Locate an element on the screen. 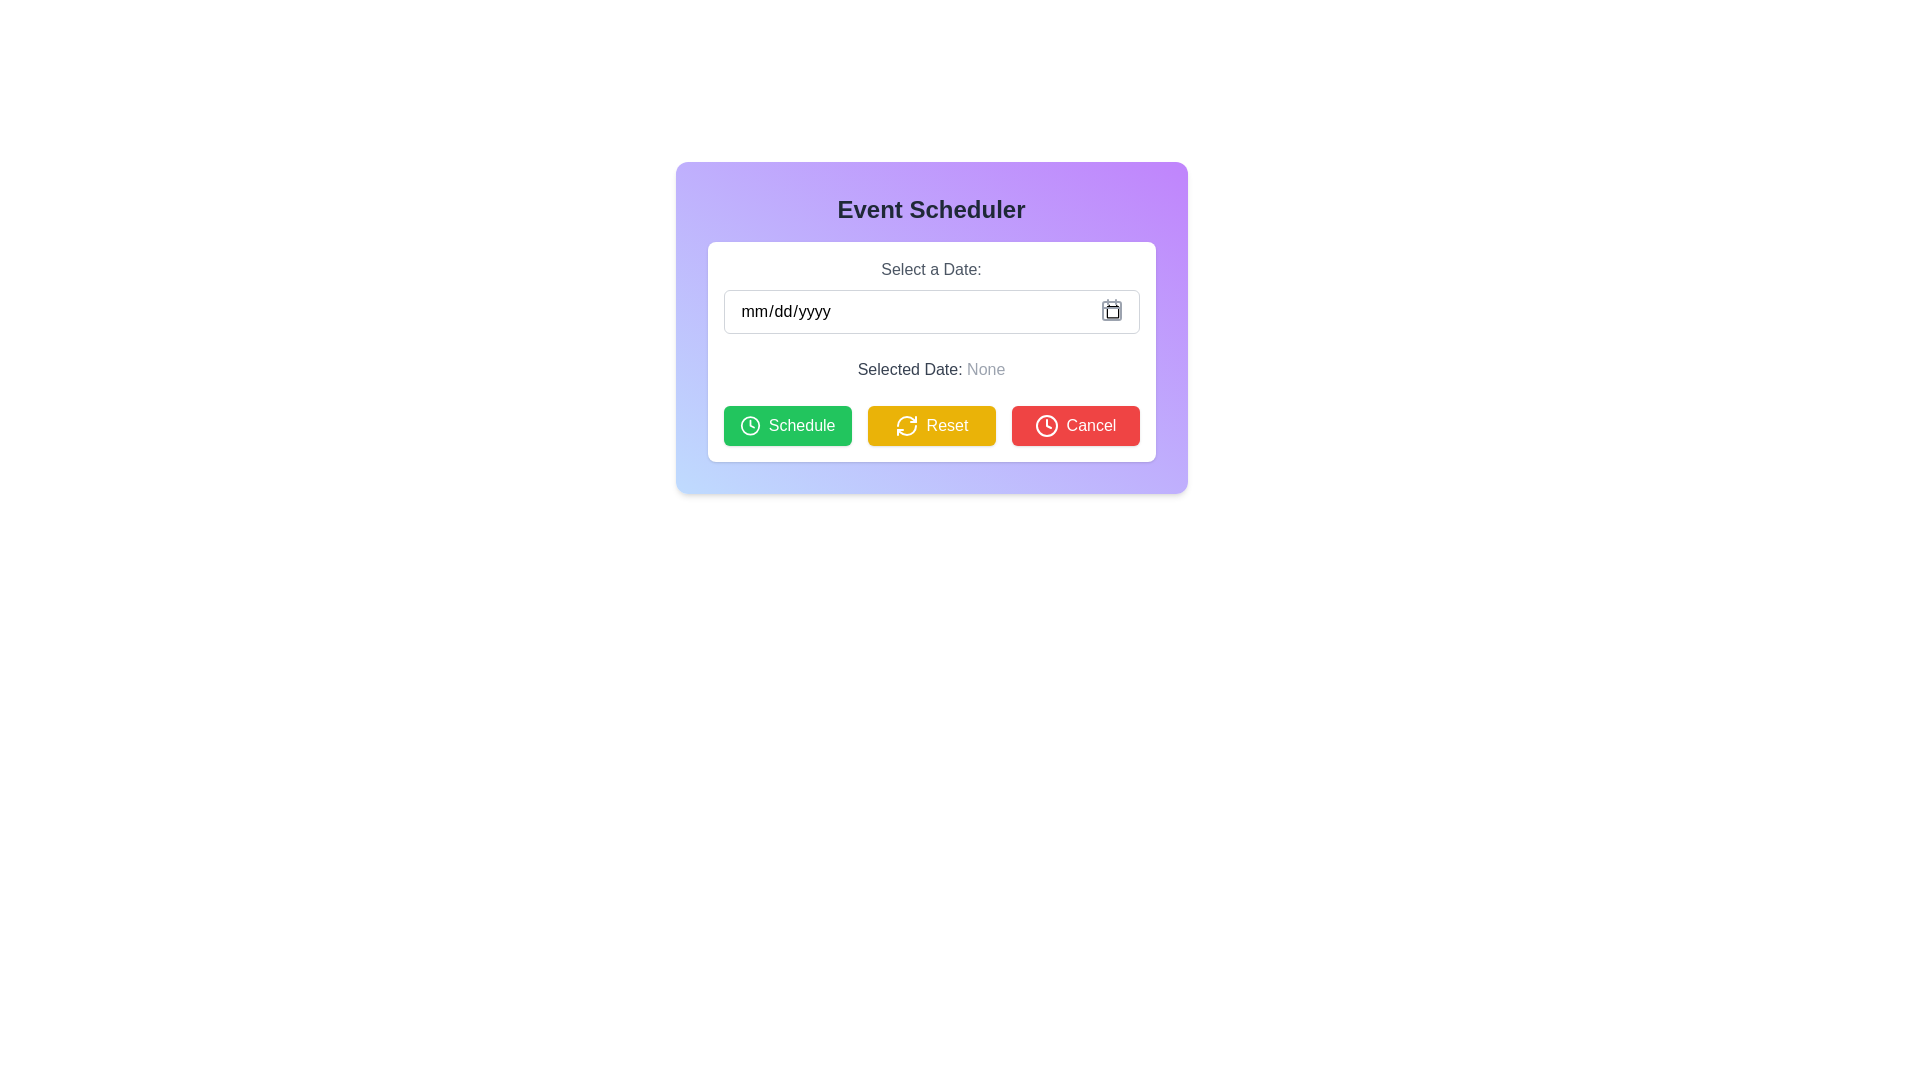 Image resolution: width=1920 pixels, height=1080 pixels. the gray calendar icon located to the right of the 'Select a Date' input box is located at coordinates (1110, 309).